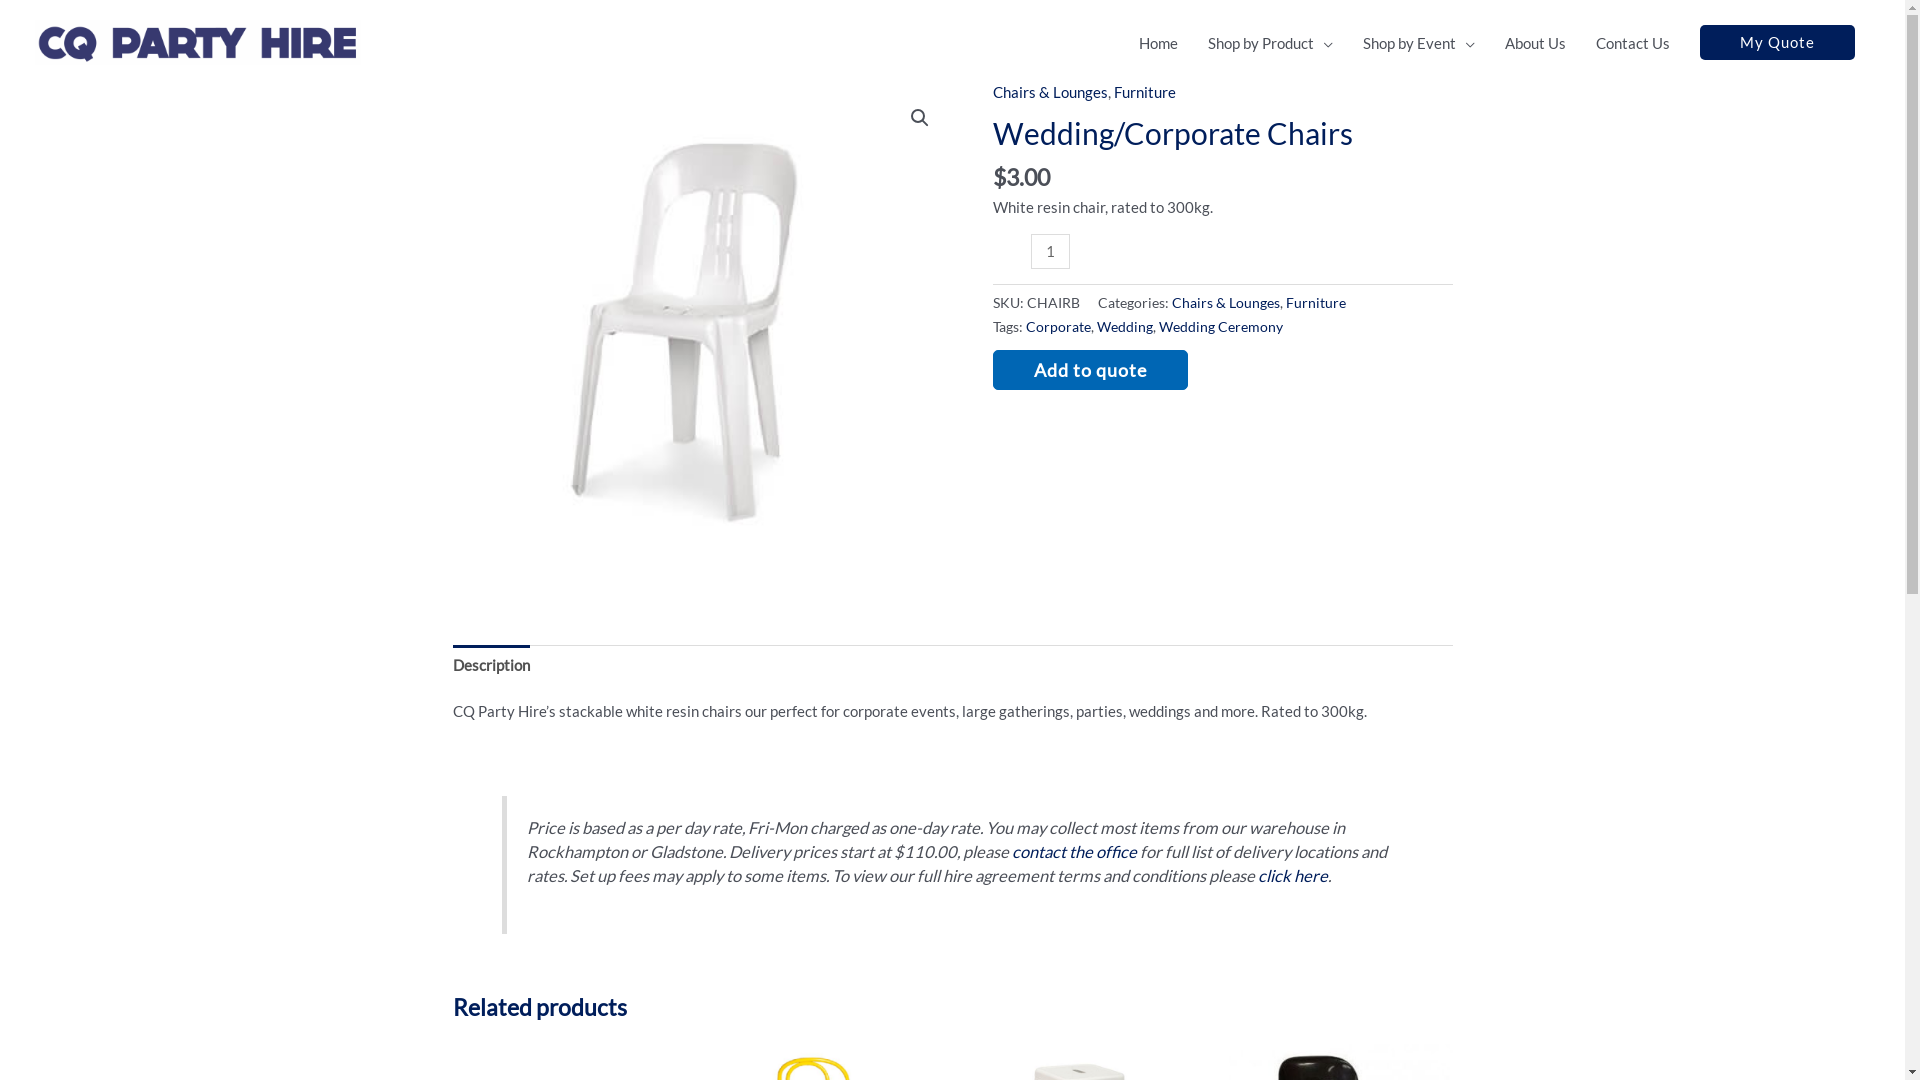  Describe the element at coordinates (1094, 326) in the screenshot. I see `'Wedding'` at that location.